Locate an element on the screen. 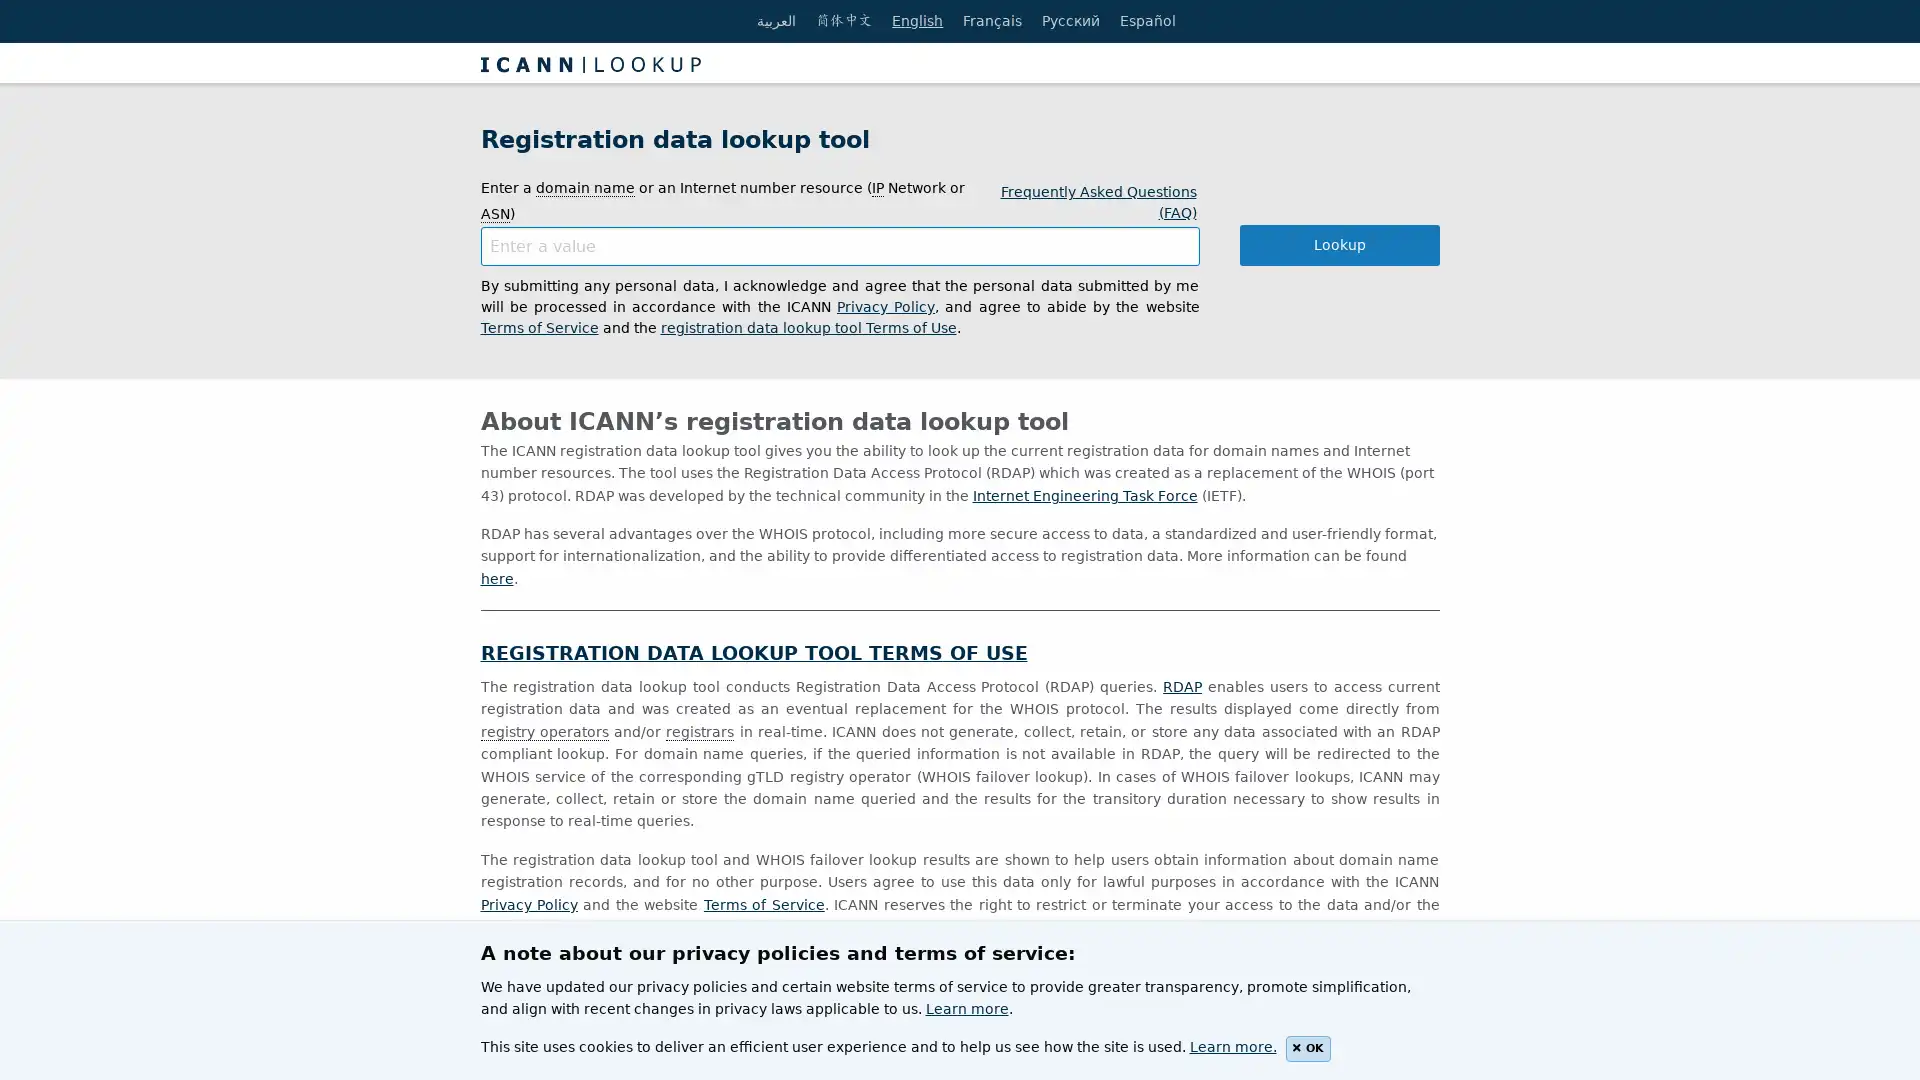  Lookup is located at coordinates (1339, 244).